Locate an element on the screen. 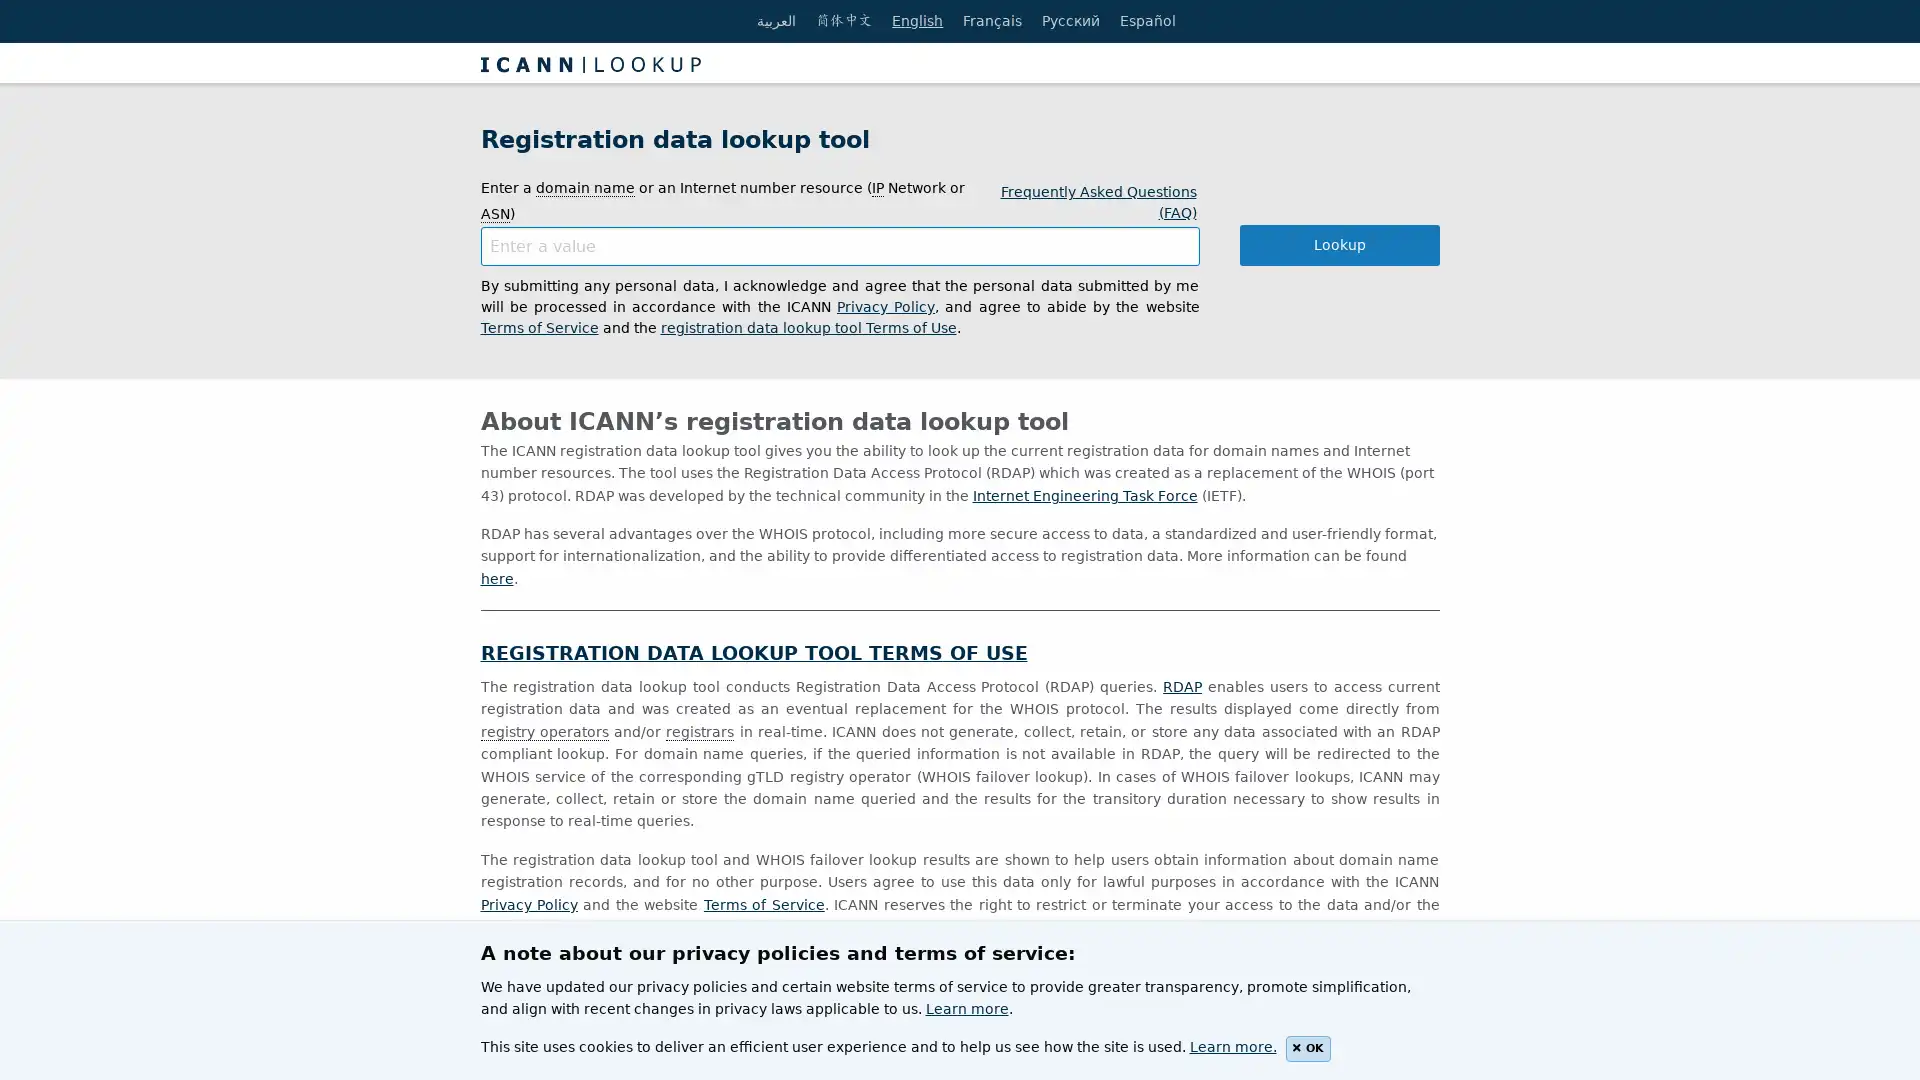  Lookup is located at coordinates (1339, 244).